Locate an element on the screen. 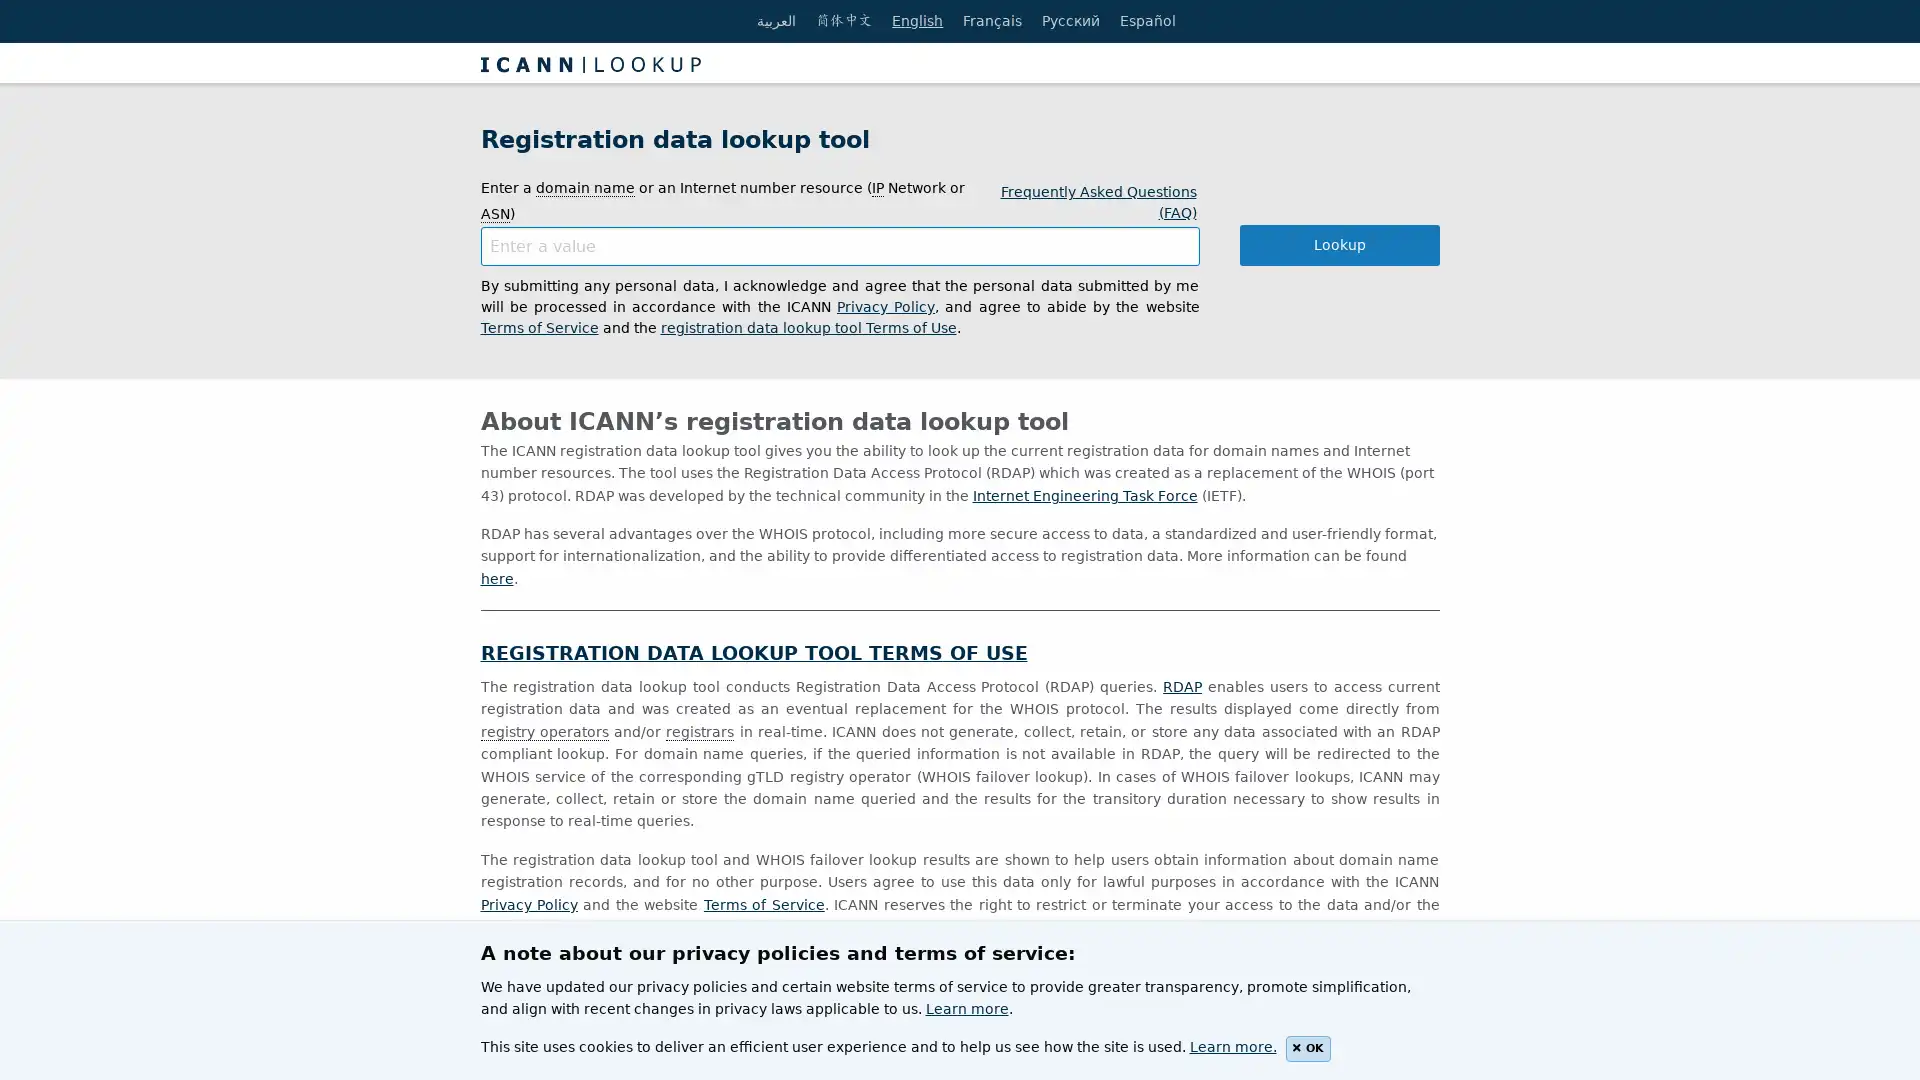  Lookup is located at coordinates (1339, 244).